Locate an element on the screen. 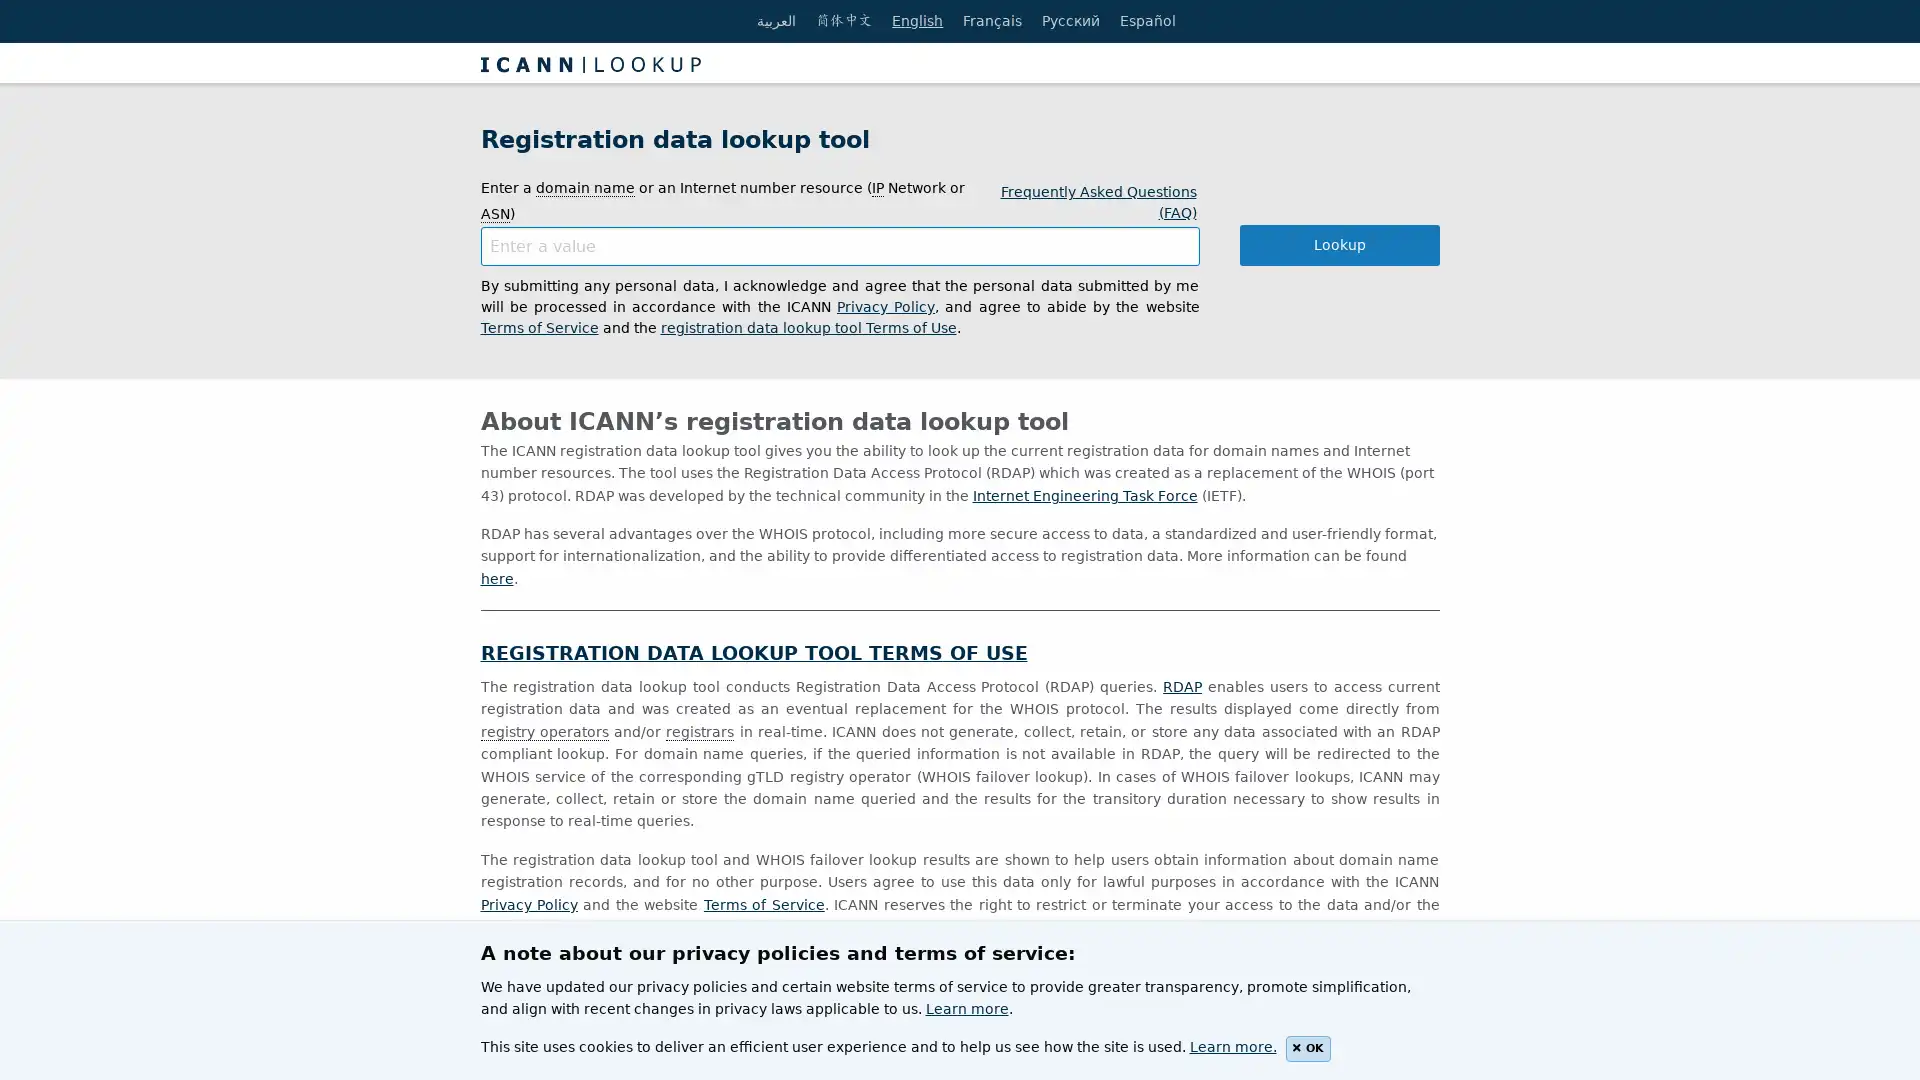  Lookup is located at coordinates (1339, 244).